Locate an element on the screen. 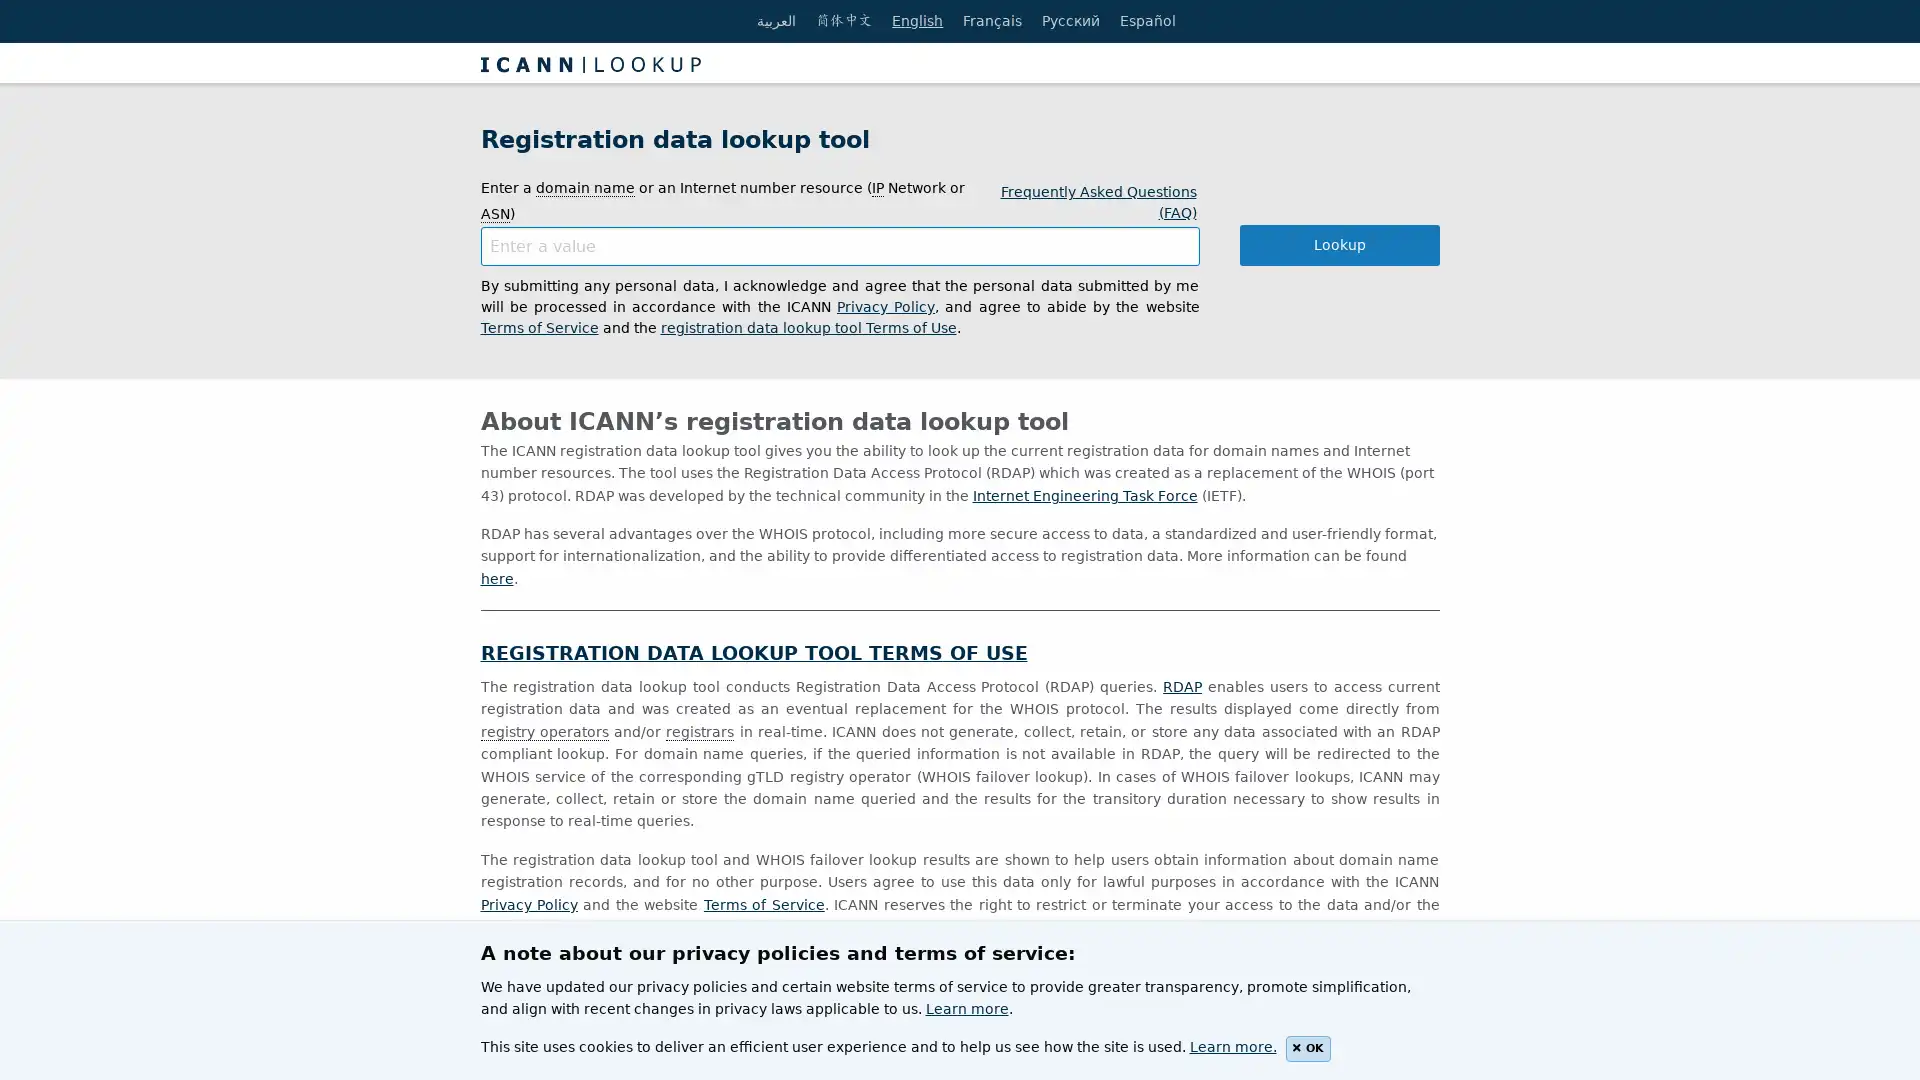  Lookup is located at coordinates (1339, 244).